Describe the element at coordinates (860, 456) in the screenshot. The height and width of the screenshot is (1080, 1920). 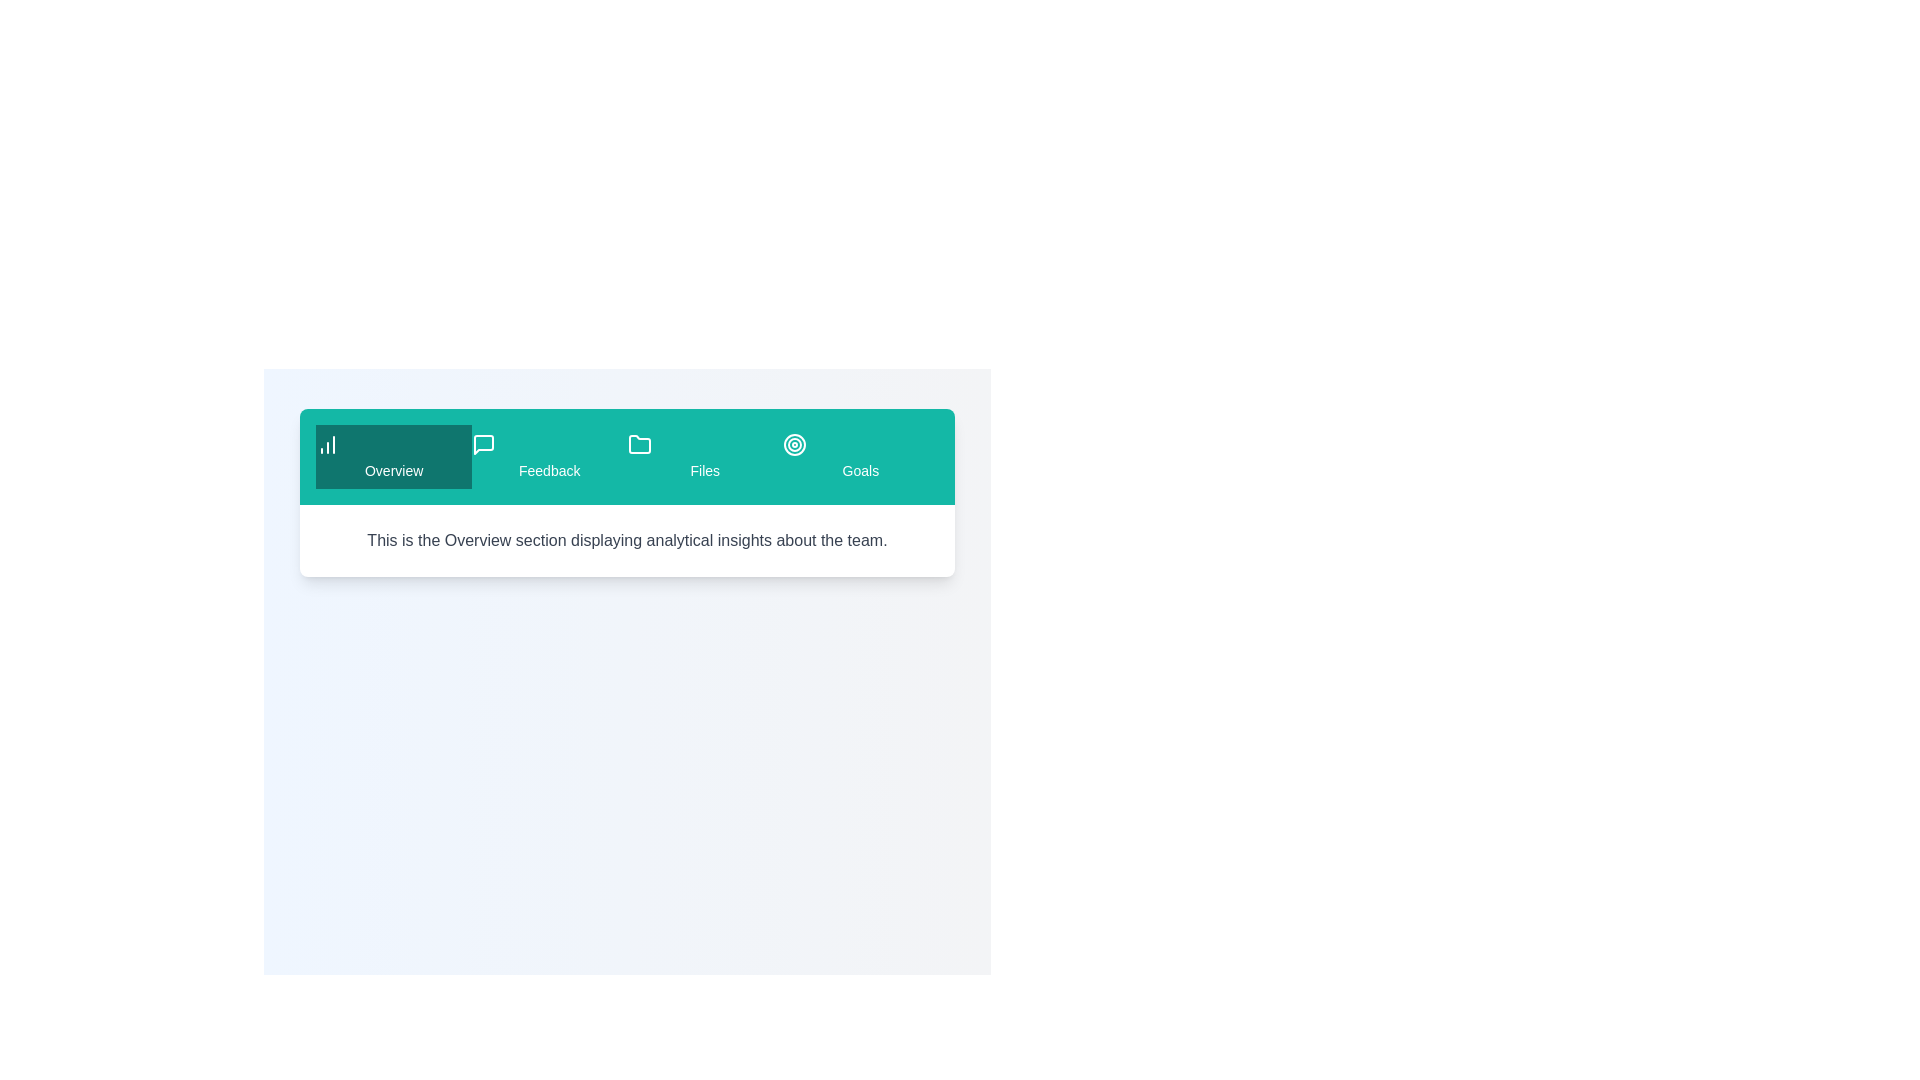
I see `the tab labeled Goals to observe the visual feedback` at that location.